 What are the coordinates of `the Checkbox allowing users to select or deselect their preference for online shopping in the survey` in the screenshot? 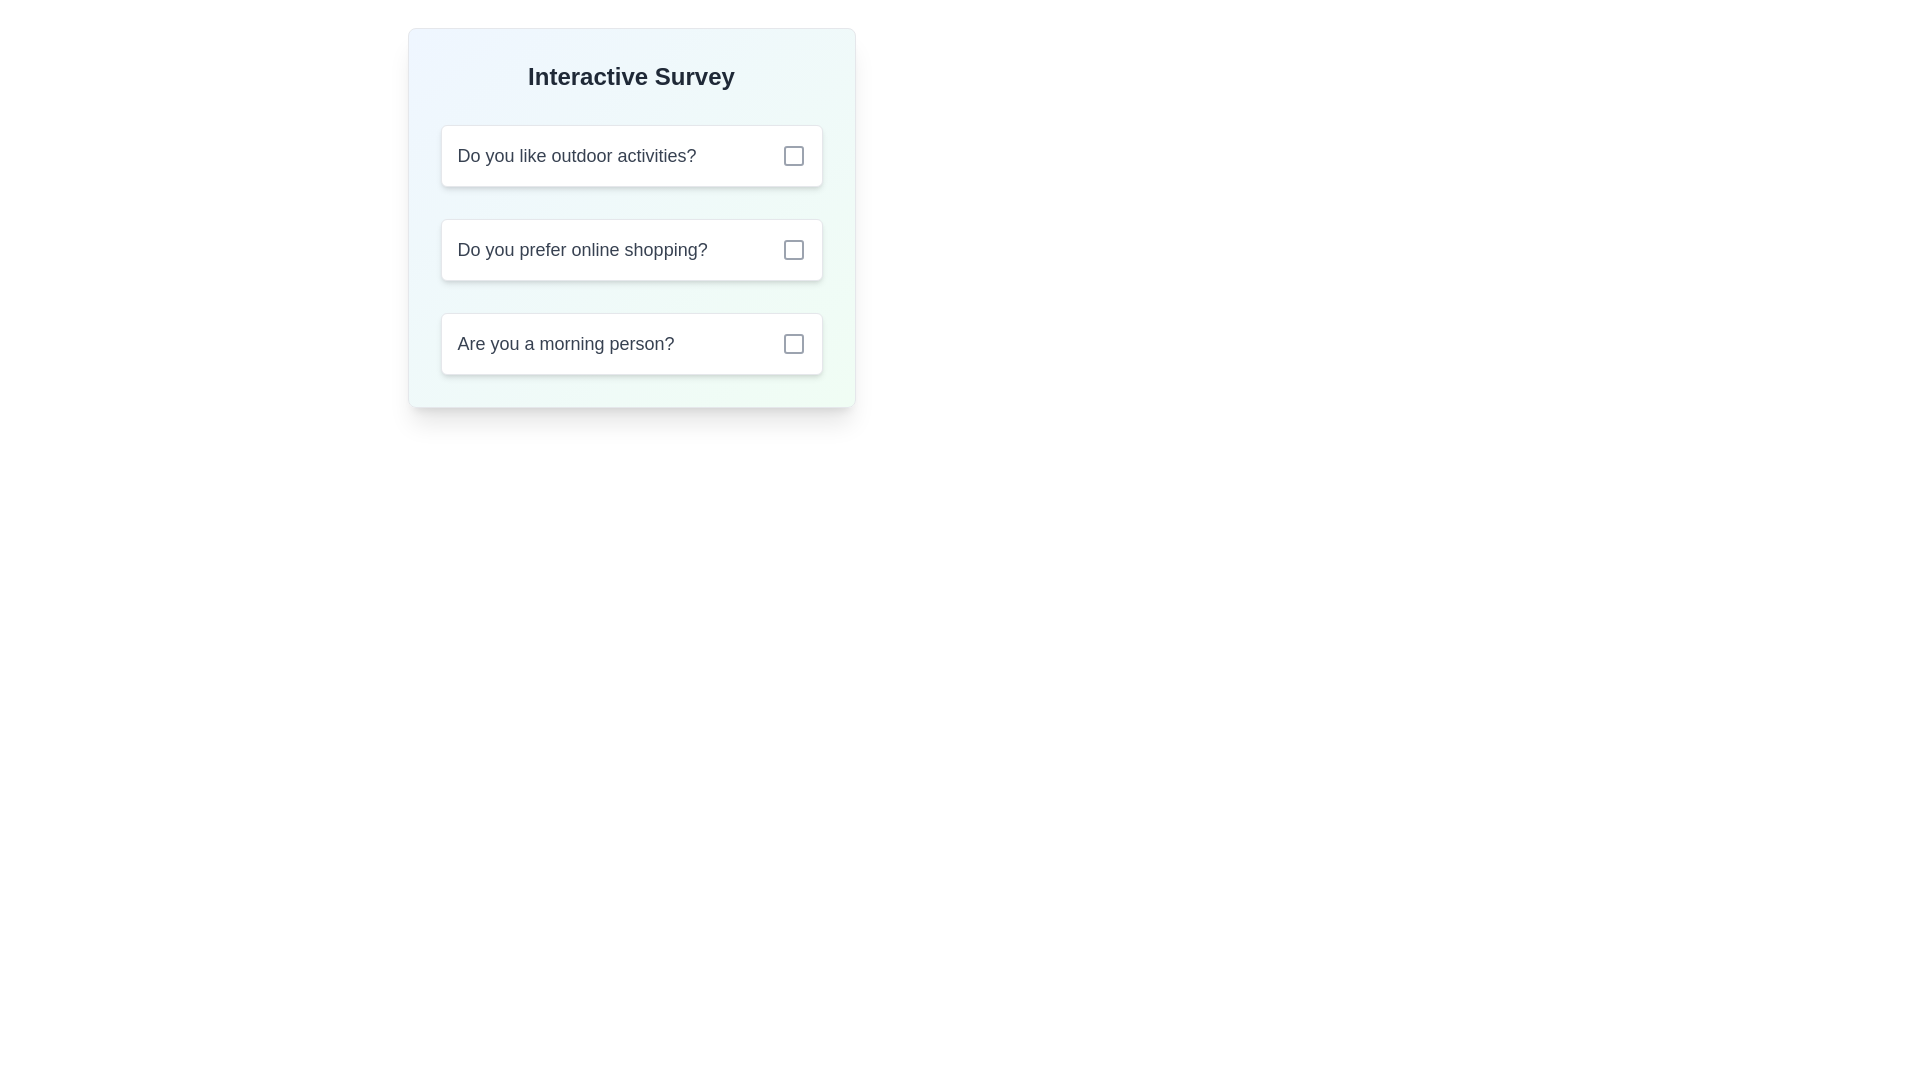 It's located at (792, 249).